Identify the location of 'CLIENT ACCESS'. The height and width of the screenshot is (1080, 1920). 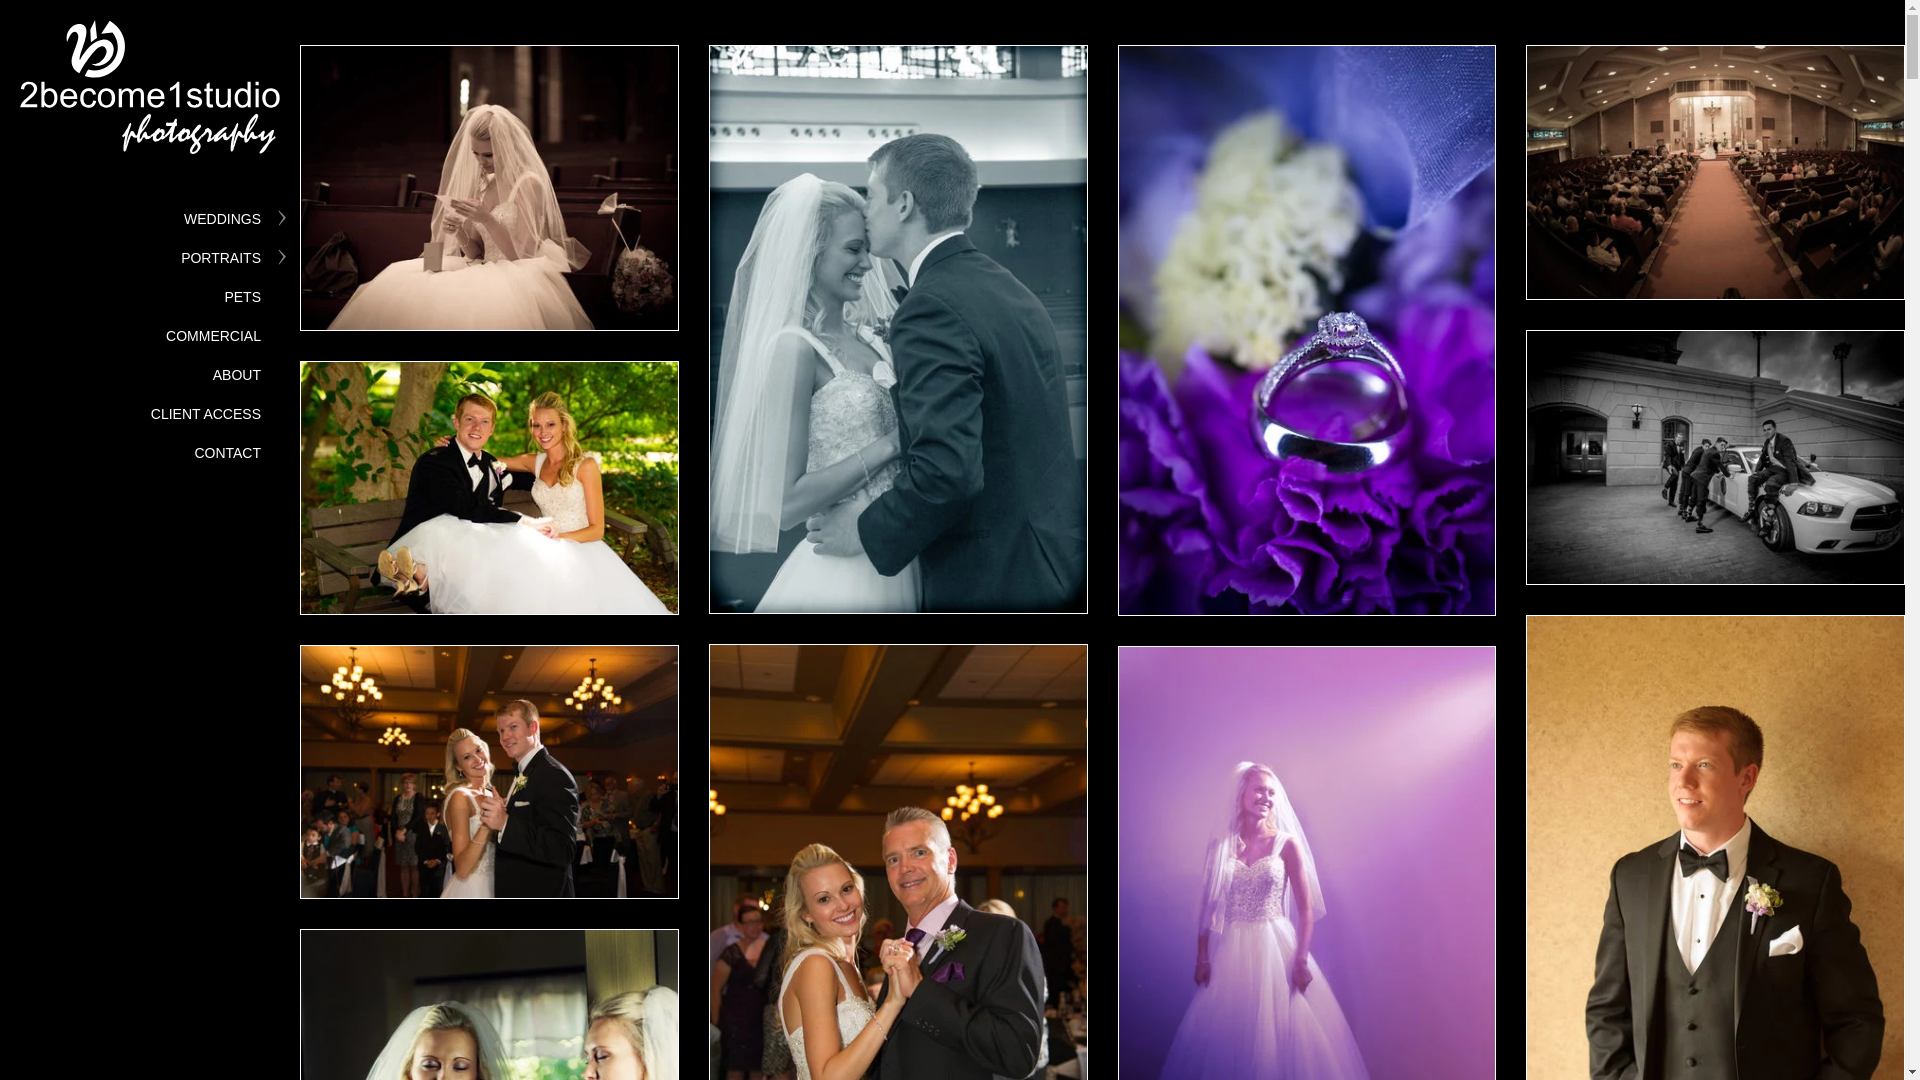
(149, 412).